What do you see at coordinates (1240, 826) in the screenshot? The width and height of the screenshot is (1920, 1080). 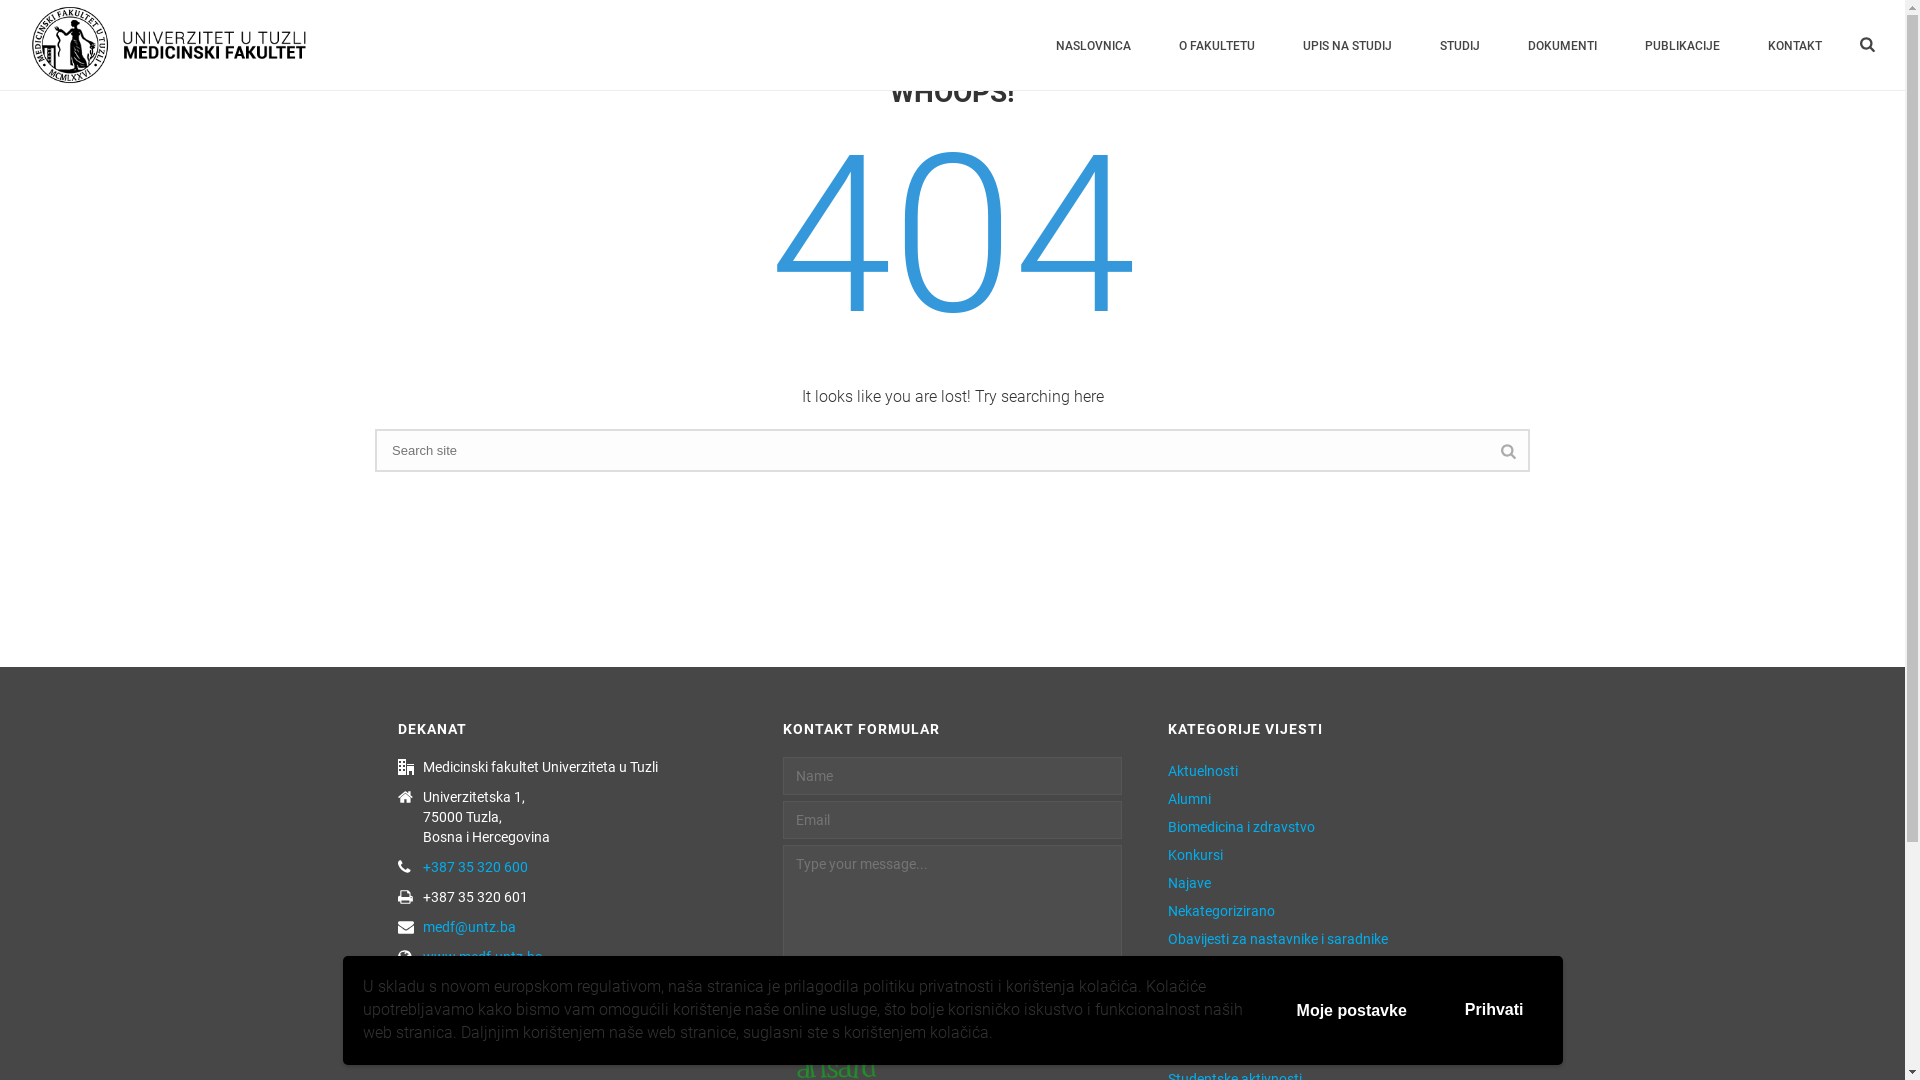 I see `'Biomedicina i zdravstvo'` at bounding box center [1240, 826].